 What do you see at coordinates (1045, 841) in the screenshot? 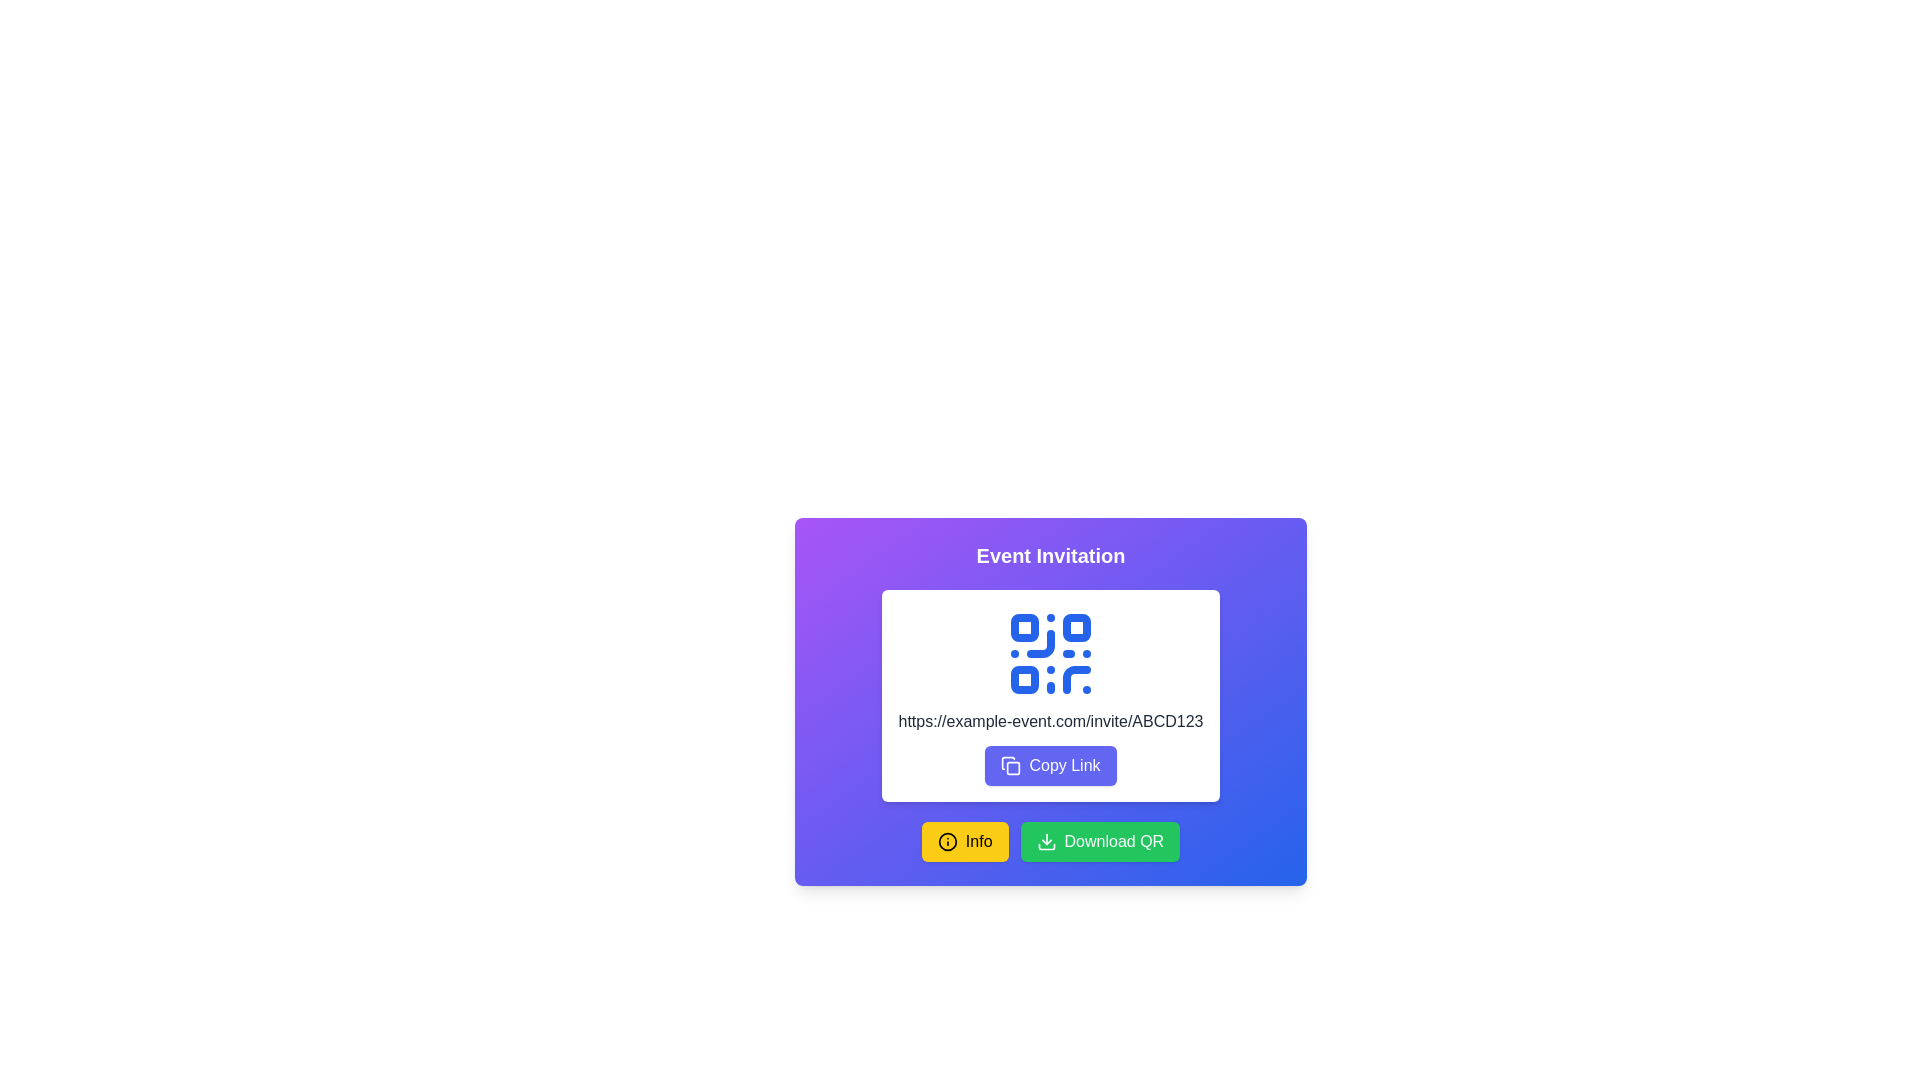
I see `the download icon inside the 'Download QR' button located at the bottom-right corner of the card with a purple and blue gradient background` at bounding box center [1045, 841].